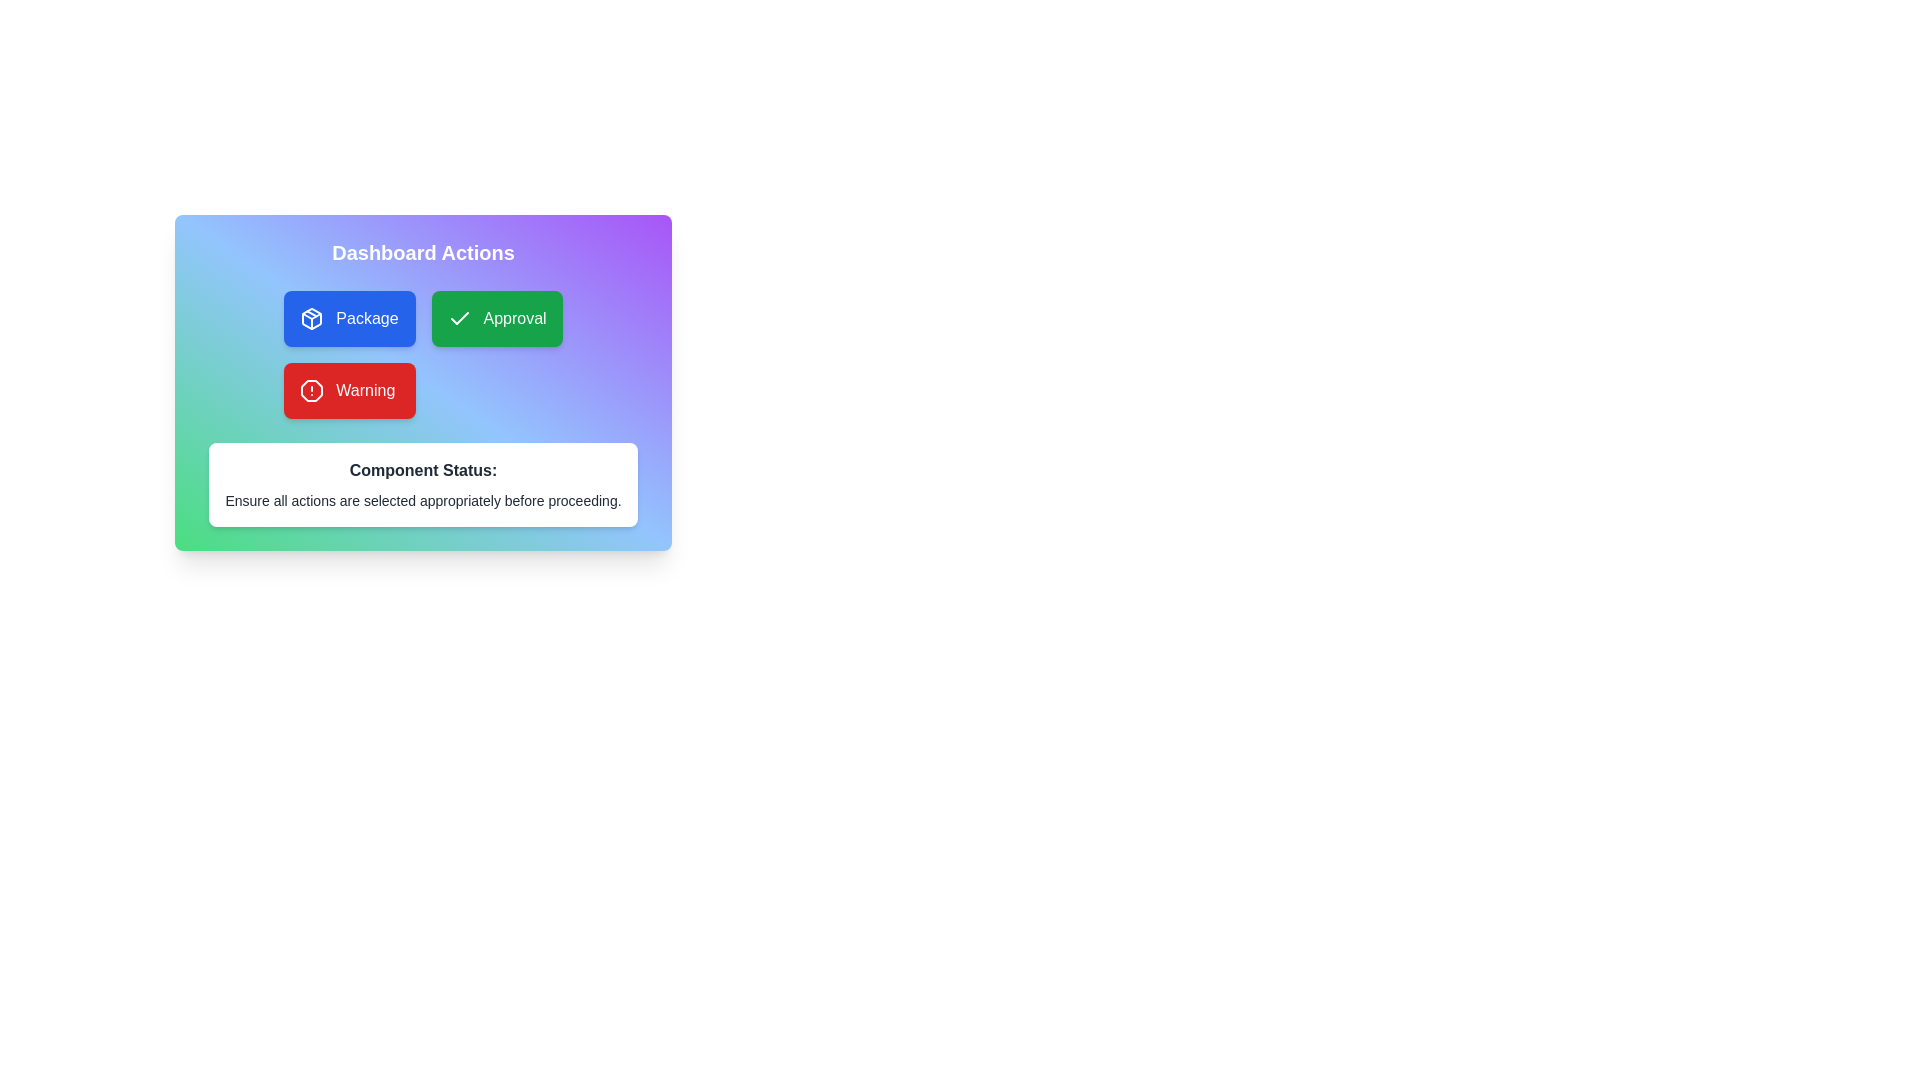 This screenshot has width=1920, height=1080. What do you see at coordinates (497, 318) in the screenshot?
I see `the 'Approval' button located in the grid layout, which is the second button in the top row` at bounding box center [497, 318].